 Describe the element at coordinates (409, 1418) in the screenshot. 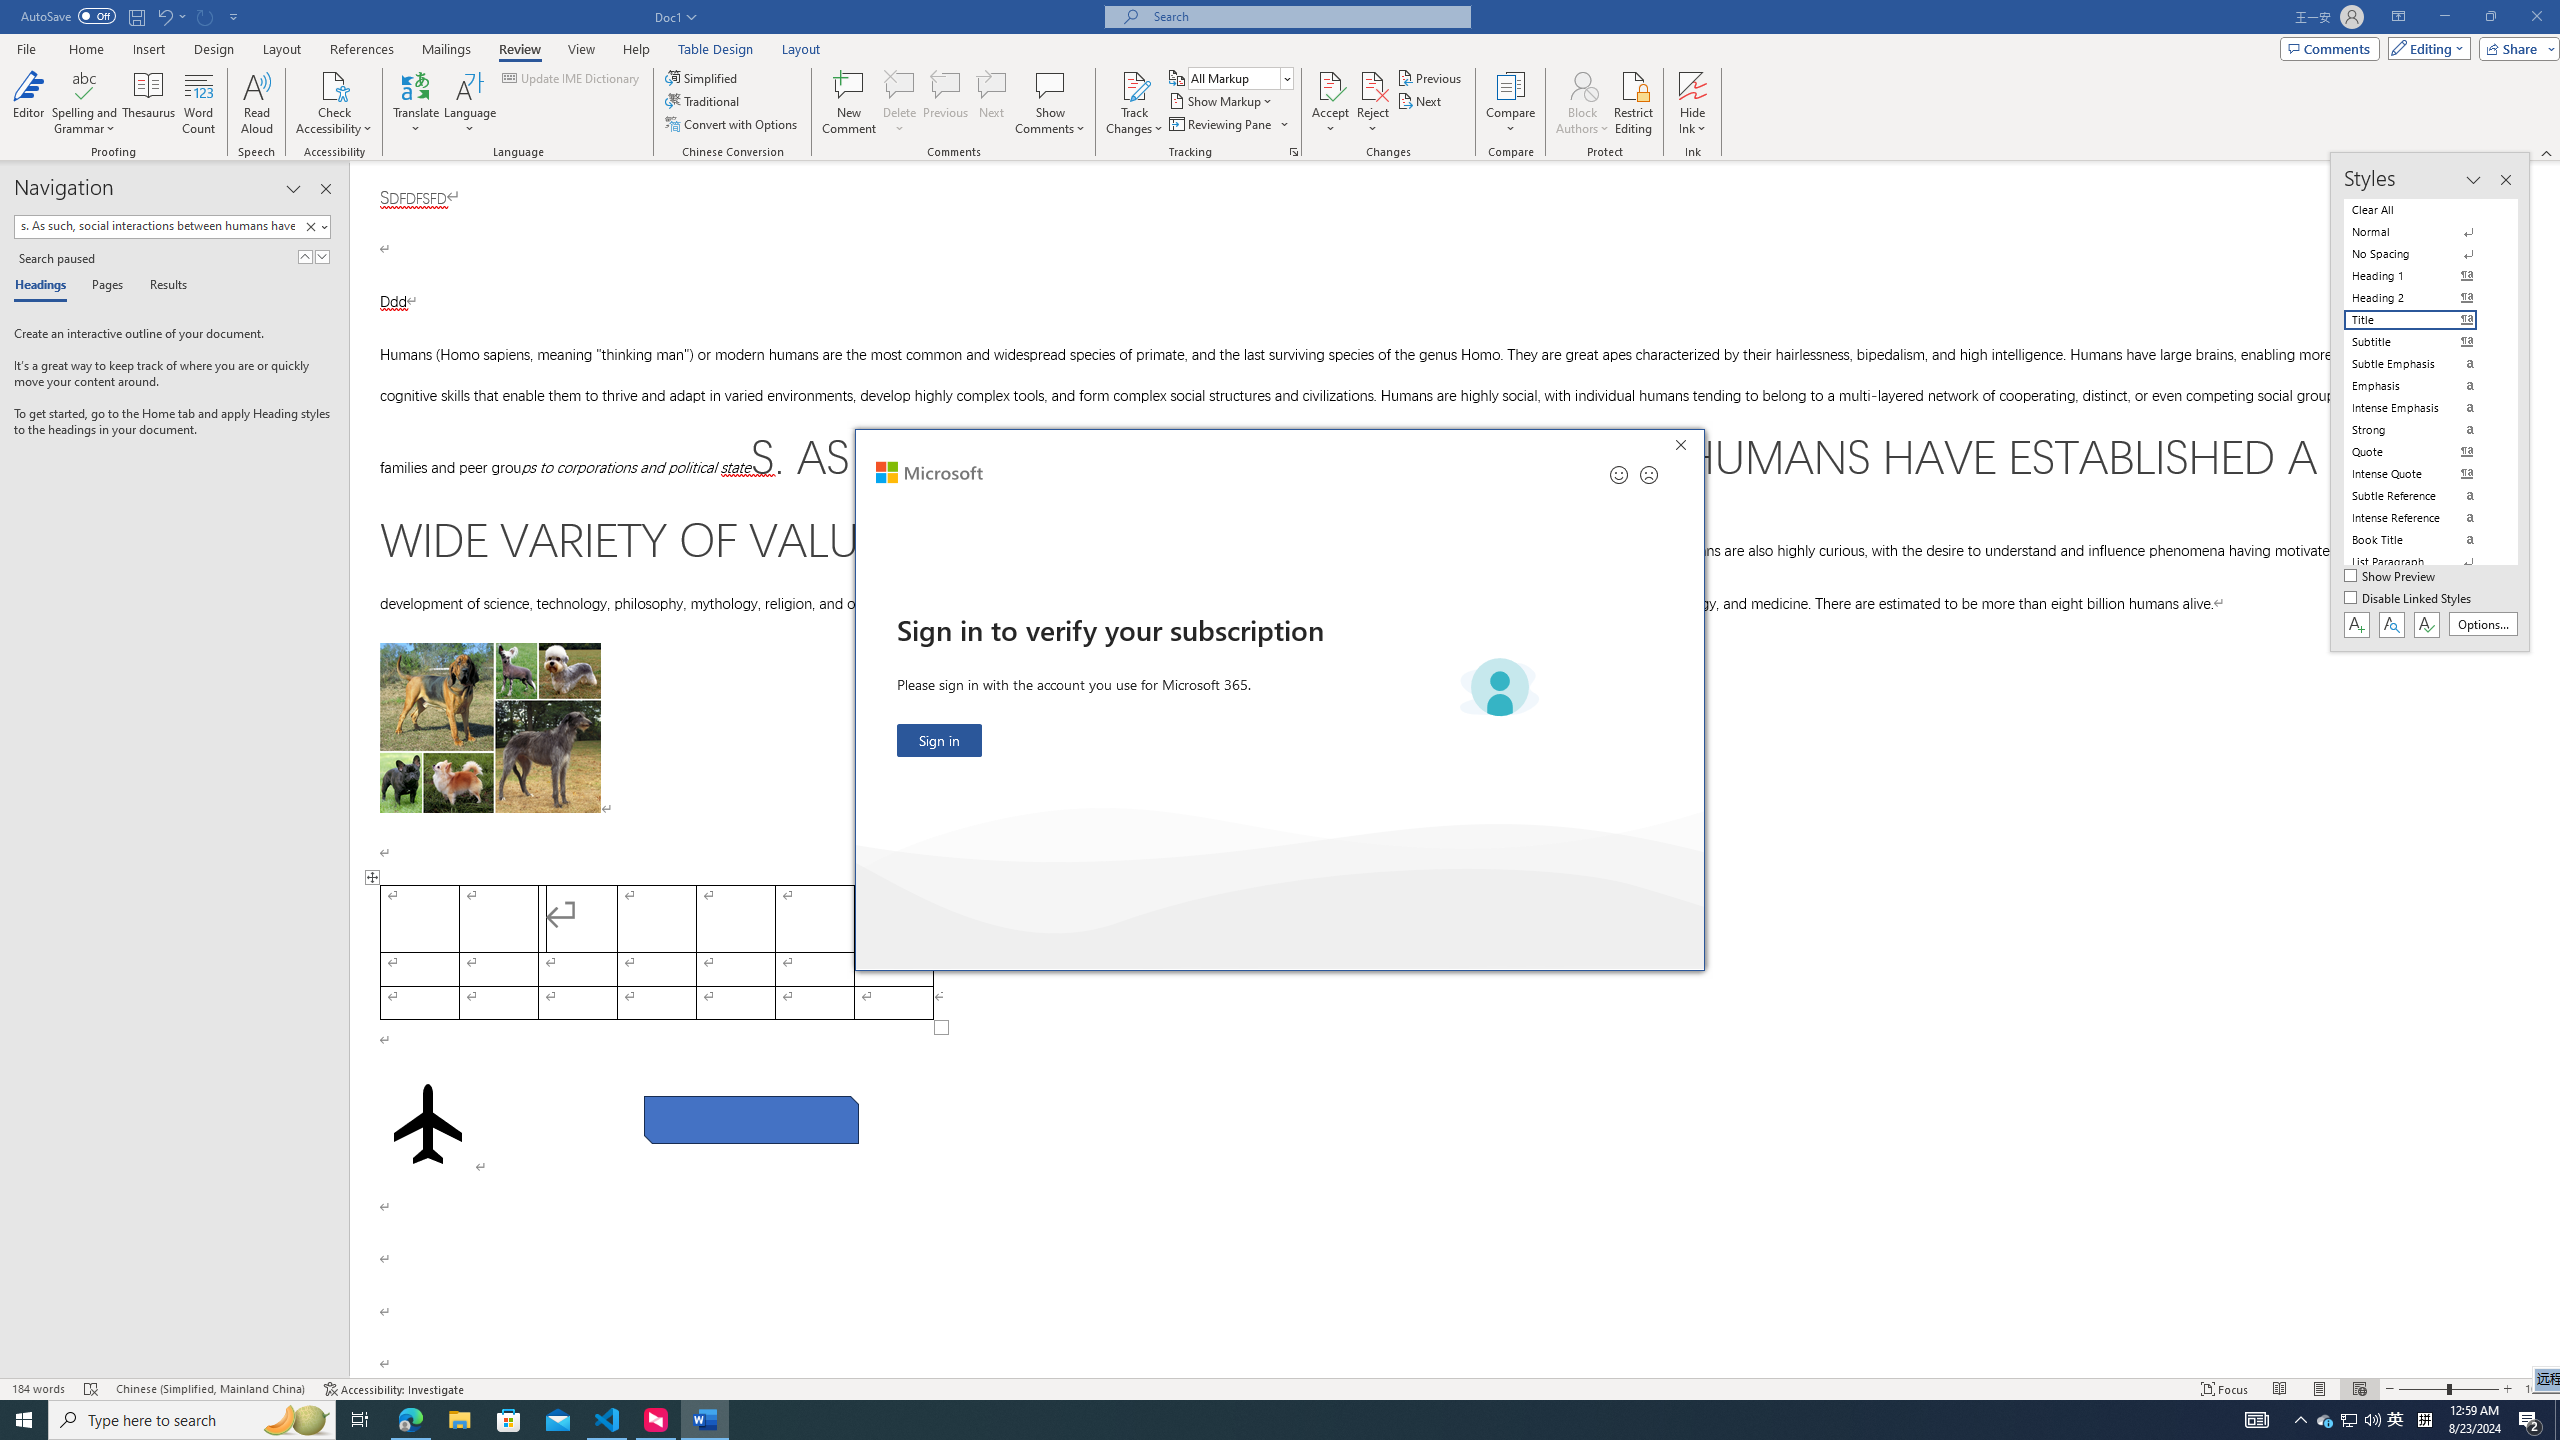

I see `'Microsoft Edge - 1 running window'` at that location.